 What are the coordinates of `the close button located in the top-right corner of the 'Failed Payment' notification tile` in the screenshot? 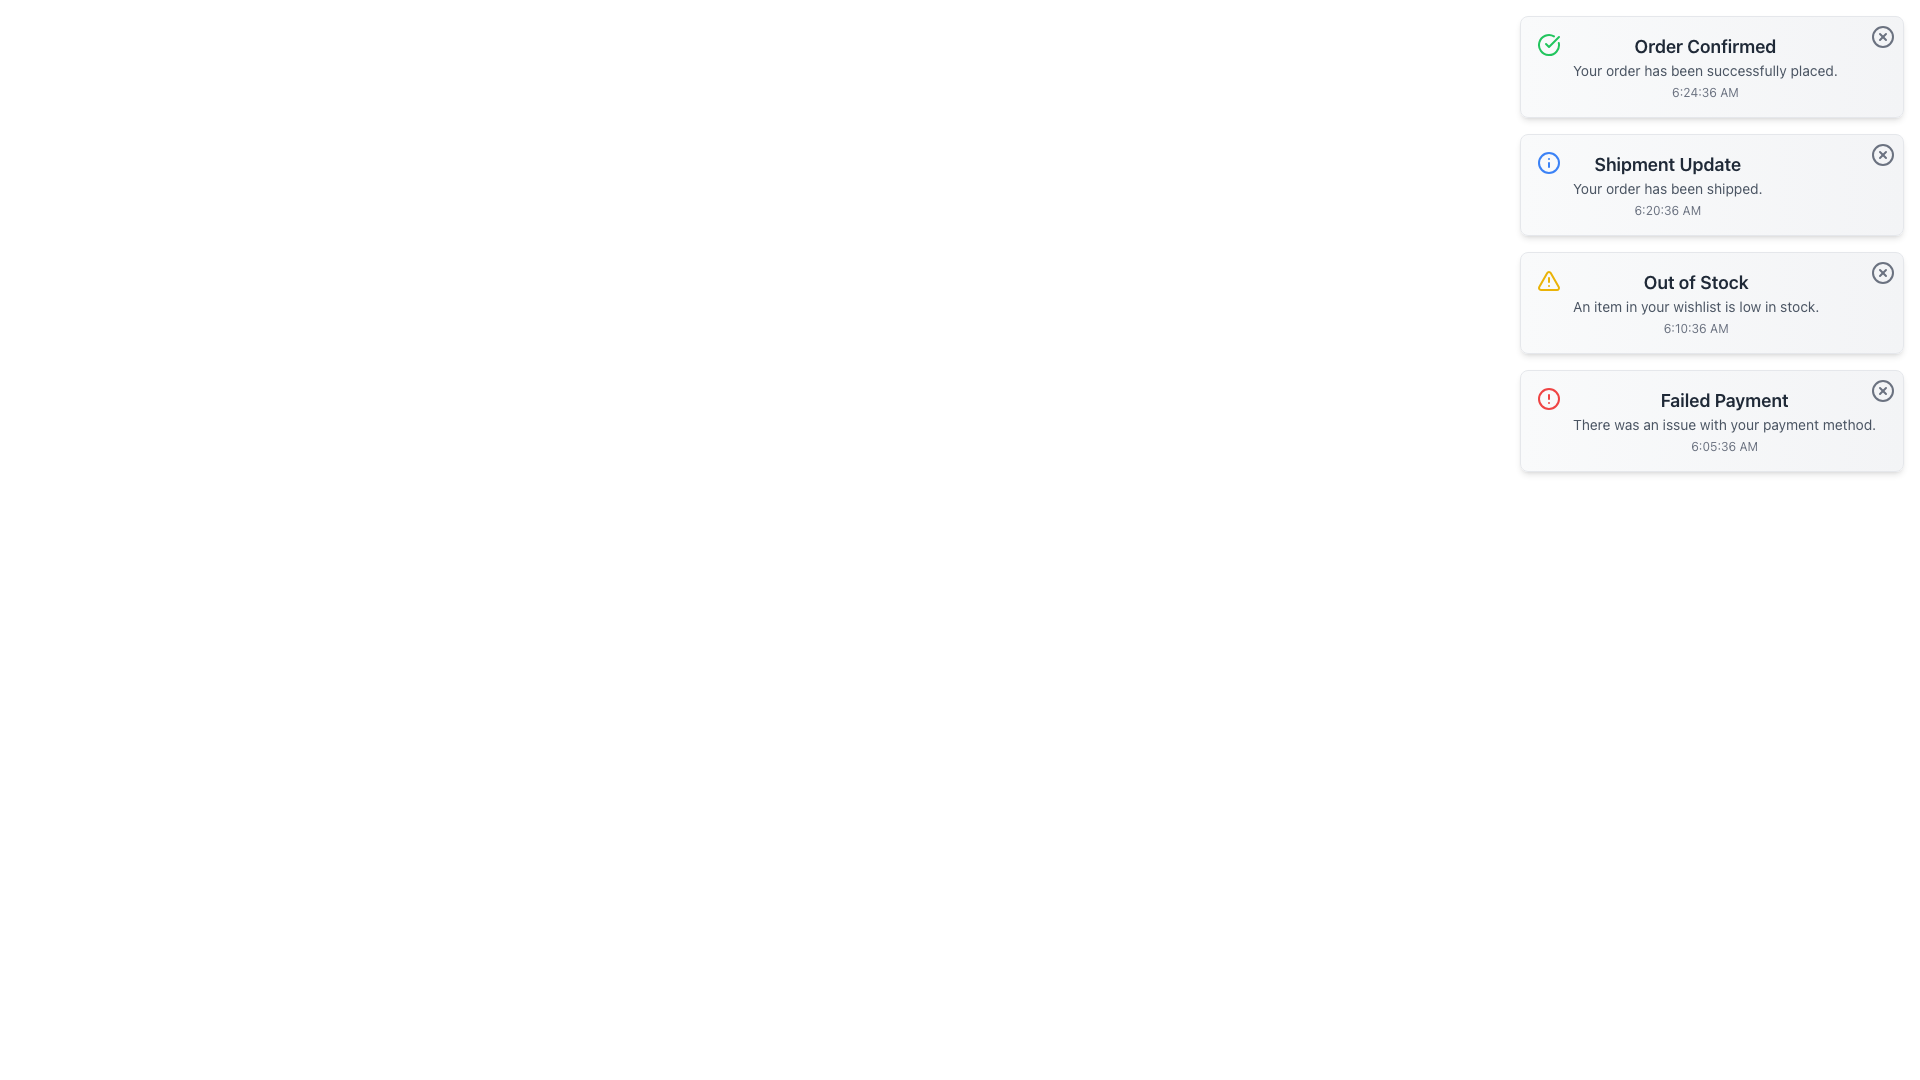 It's located at (1881, 390).